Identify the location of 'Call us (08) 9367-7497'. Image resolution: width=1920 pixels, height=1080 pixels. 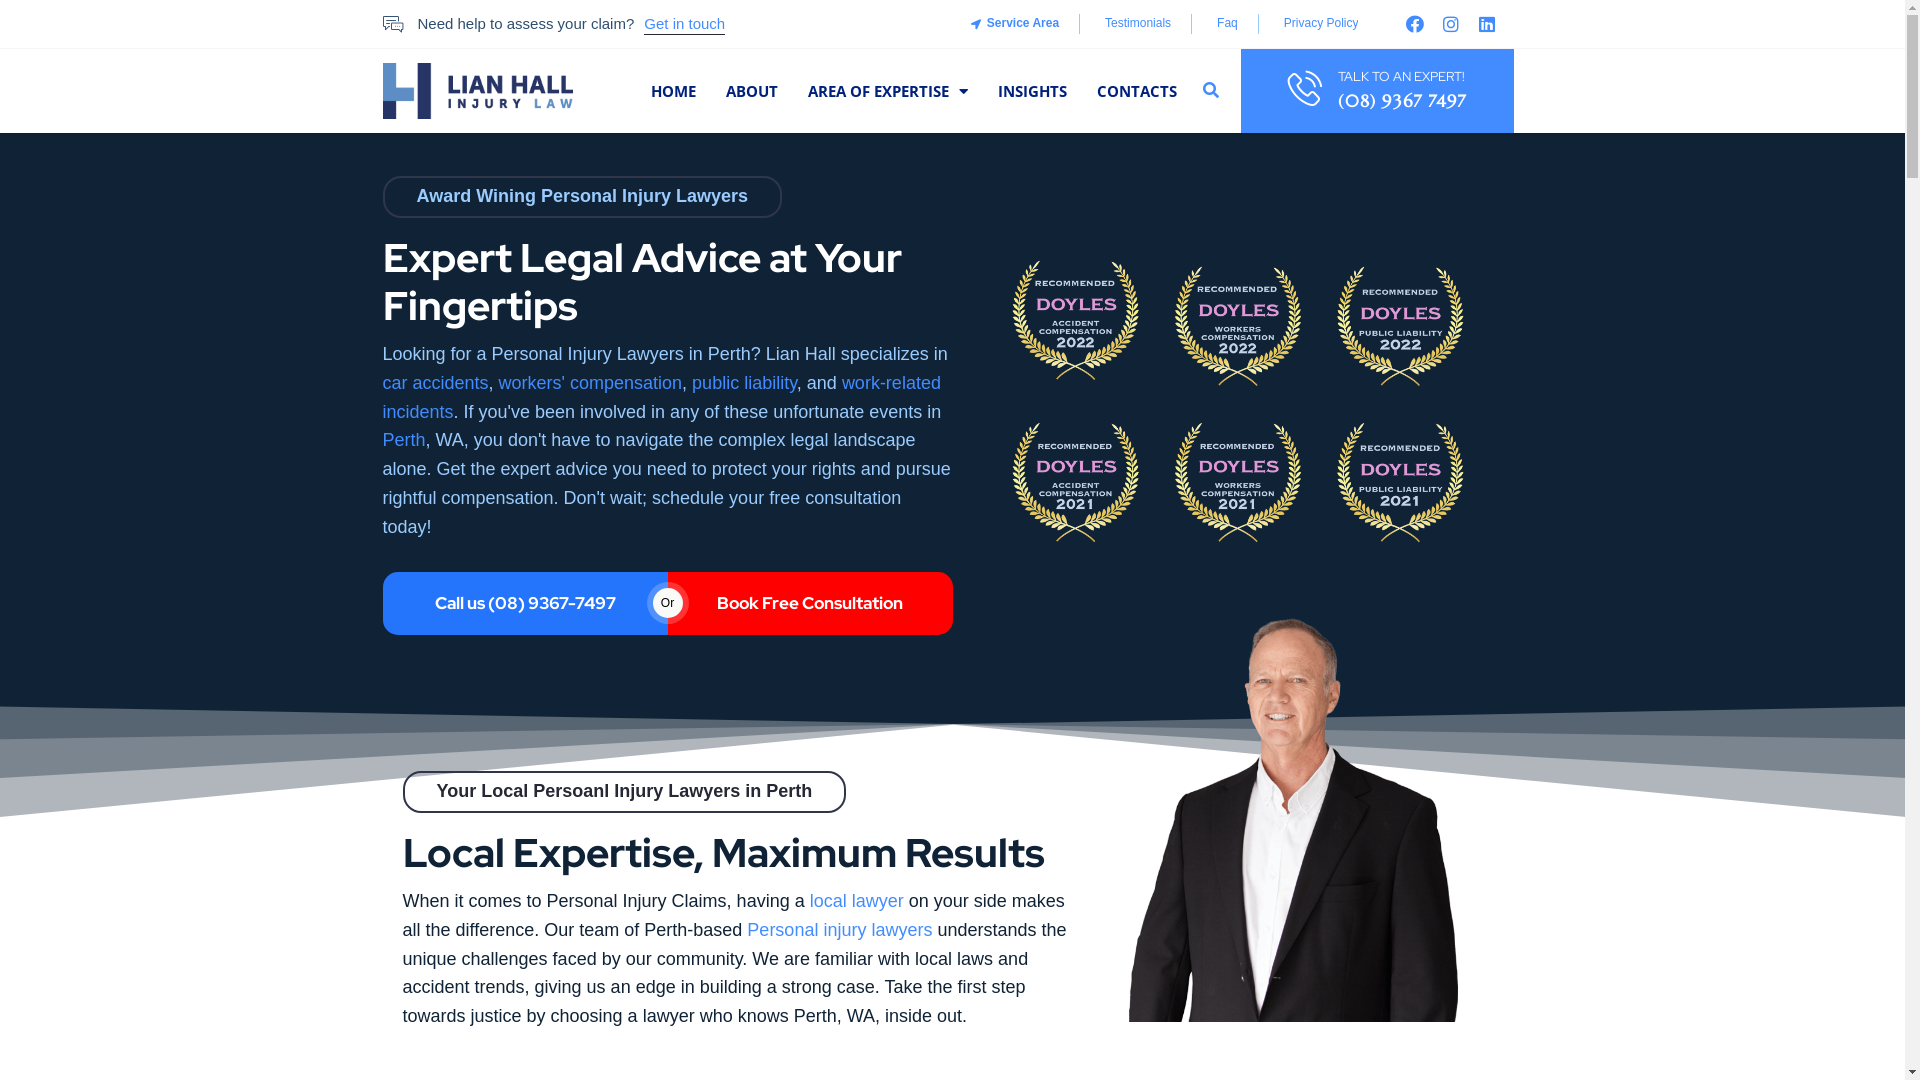
(524, 603).